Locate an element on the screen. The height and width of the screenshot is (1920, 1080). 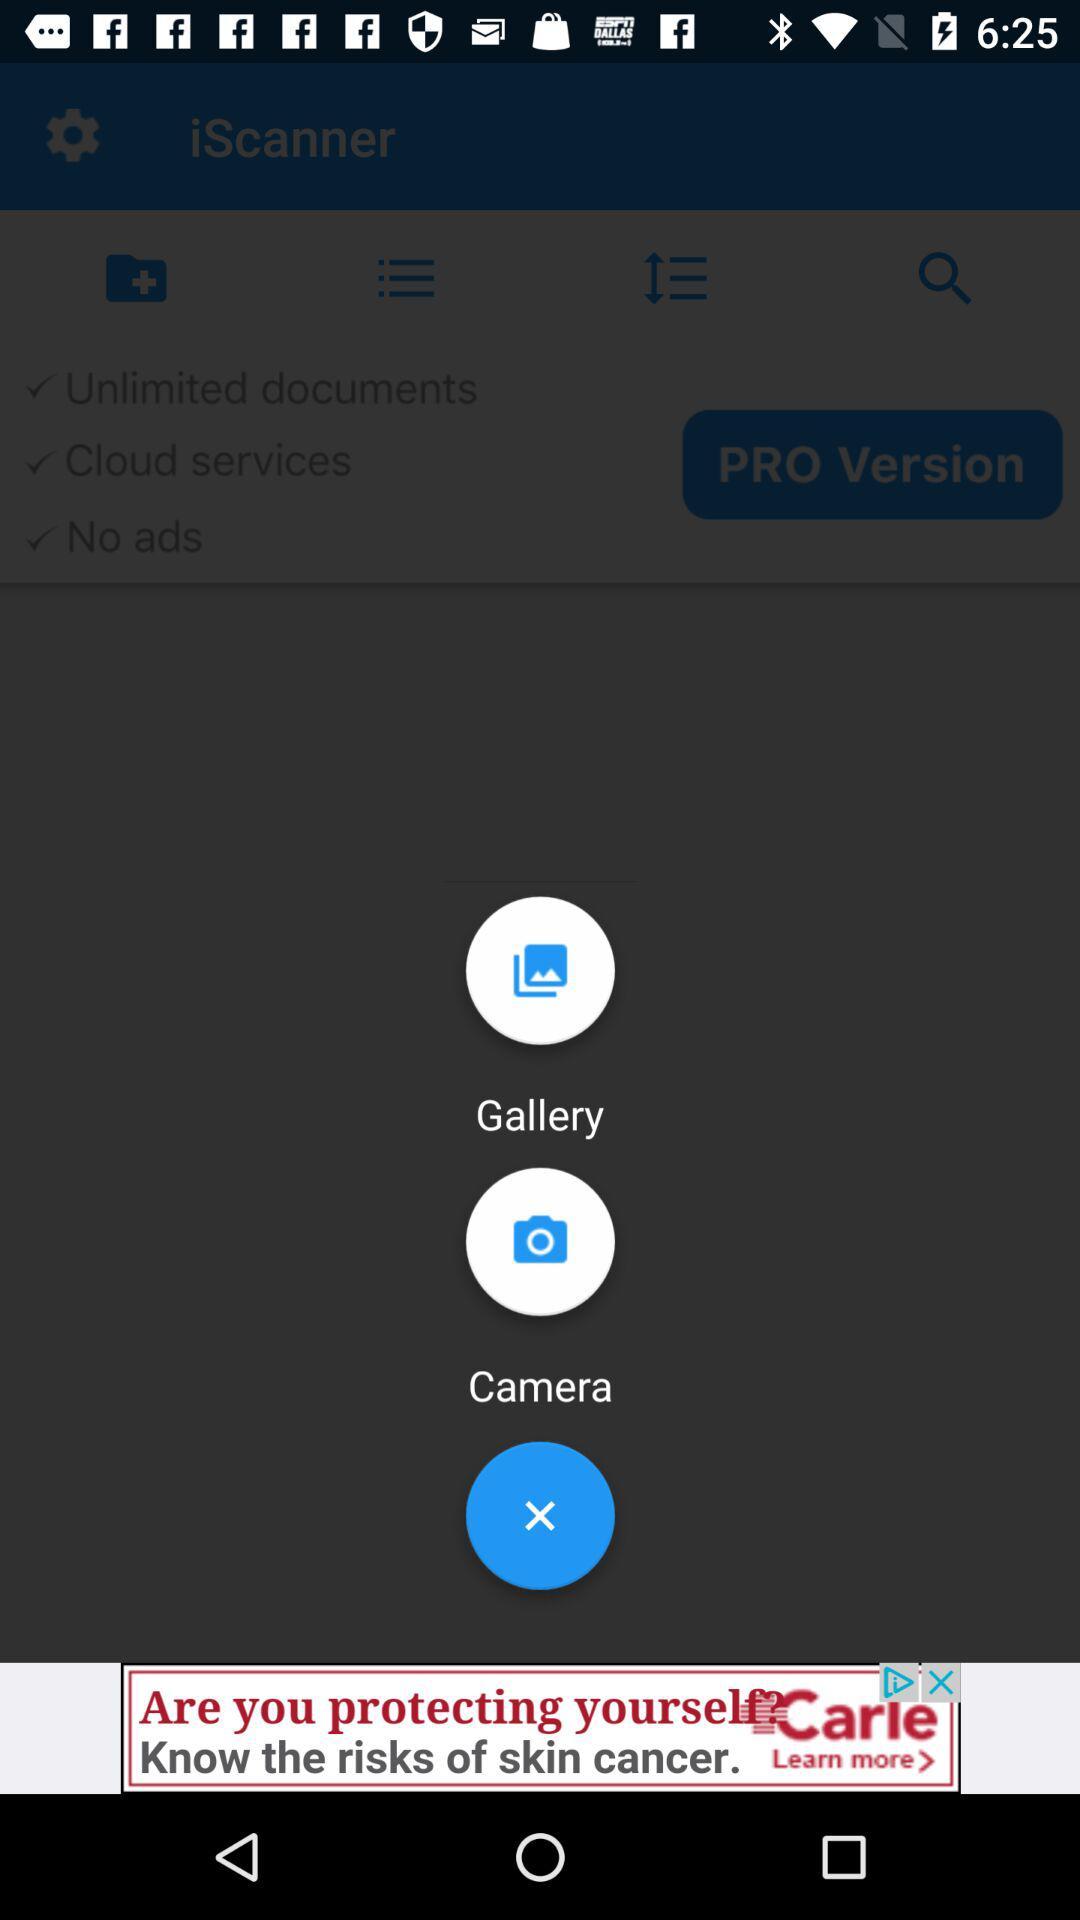
the close icon is located at coordinates (540, 1522).